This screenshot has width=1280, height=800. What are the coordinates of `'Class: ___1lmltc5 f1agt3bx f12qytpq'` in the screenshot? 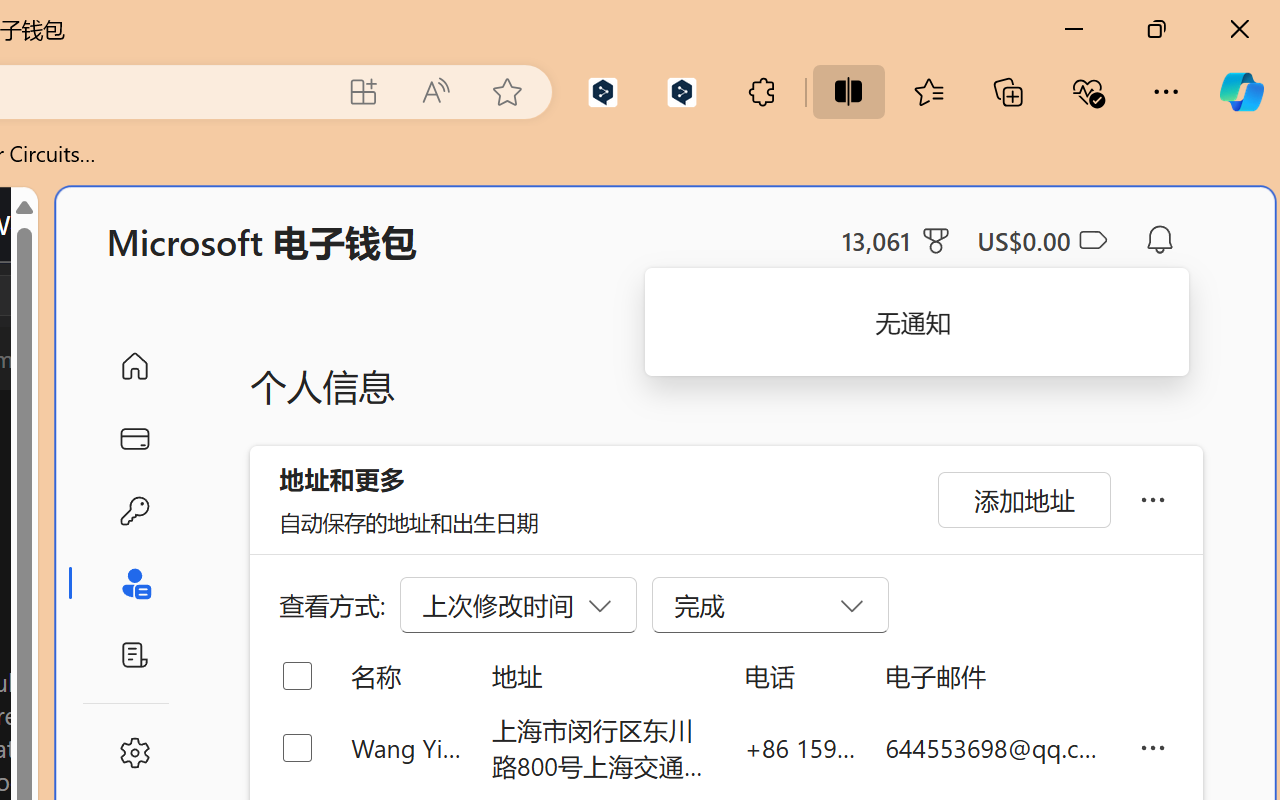 It's located at (1091, 240).